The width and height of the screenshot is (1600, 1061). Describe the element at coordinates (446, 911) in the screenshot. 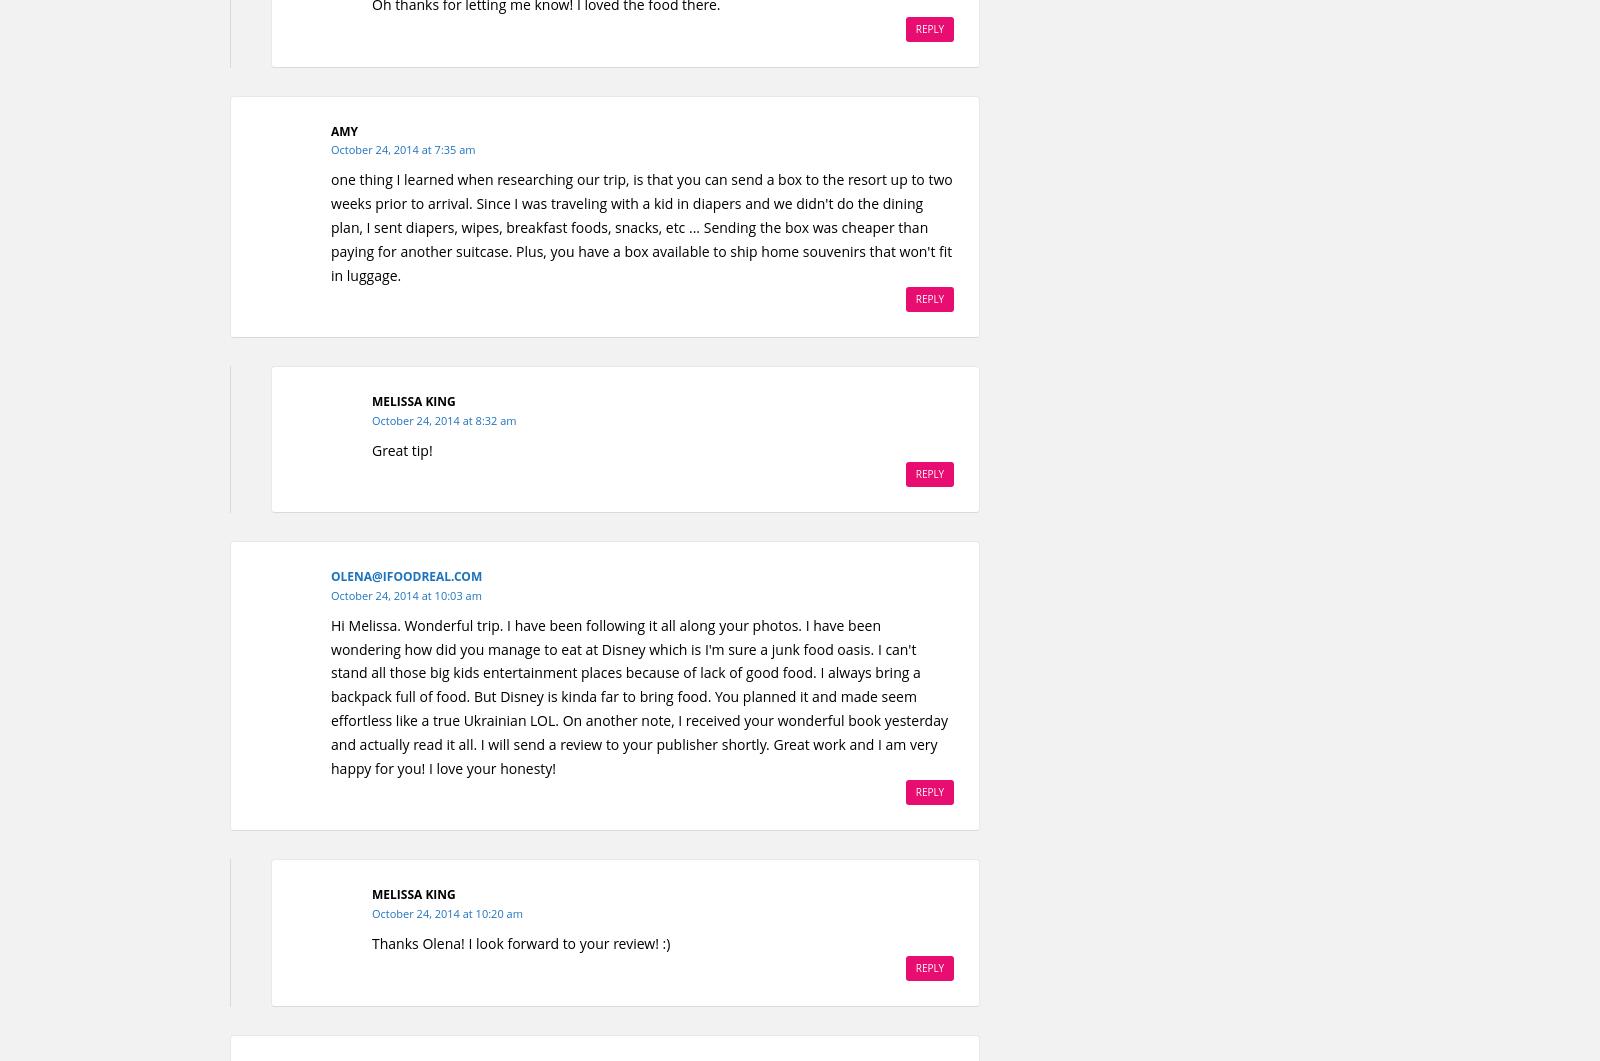

I see `'October 24, 2014 at 10:20 am'` at that location.